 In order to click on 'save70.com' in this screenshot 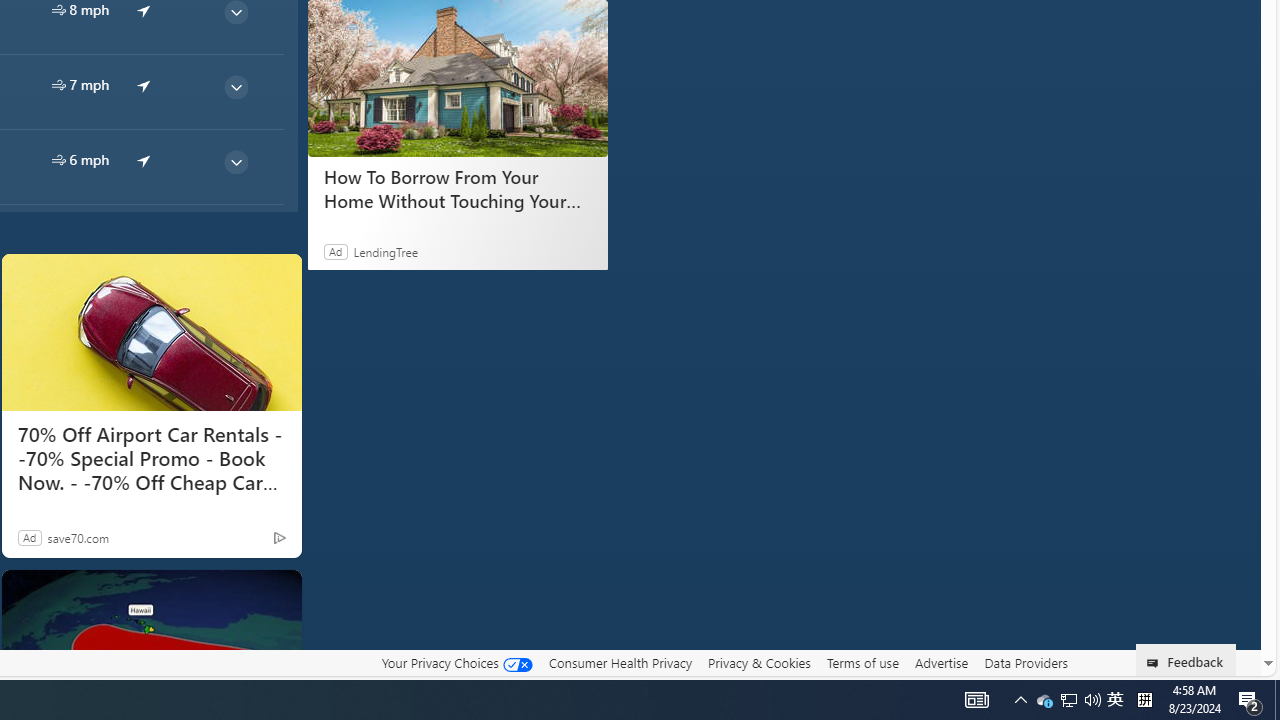, I will do `click(78, 536)`.